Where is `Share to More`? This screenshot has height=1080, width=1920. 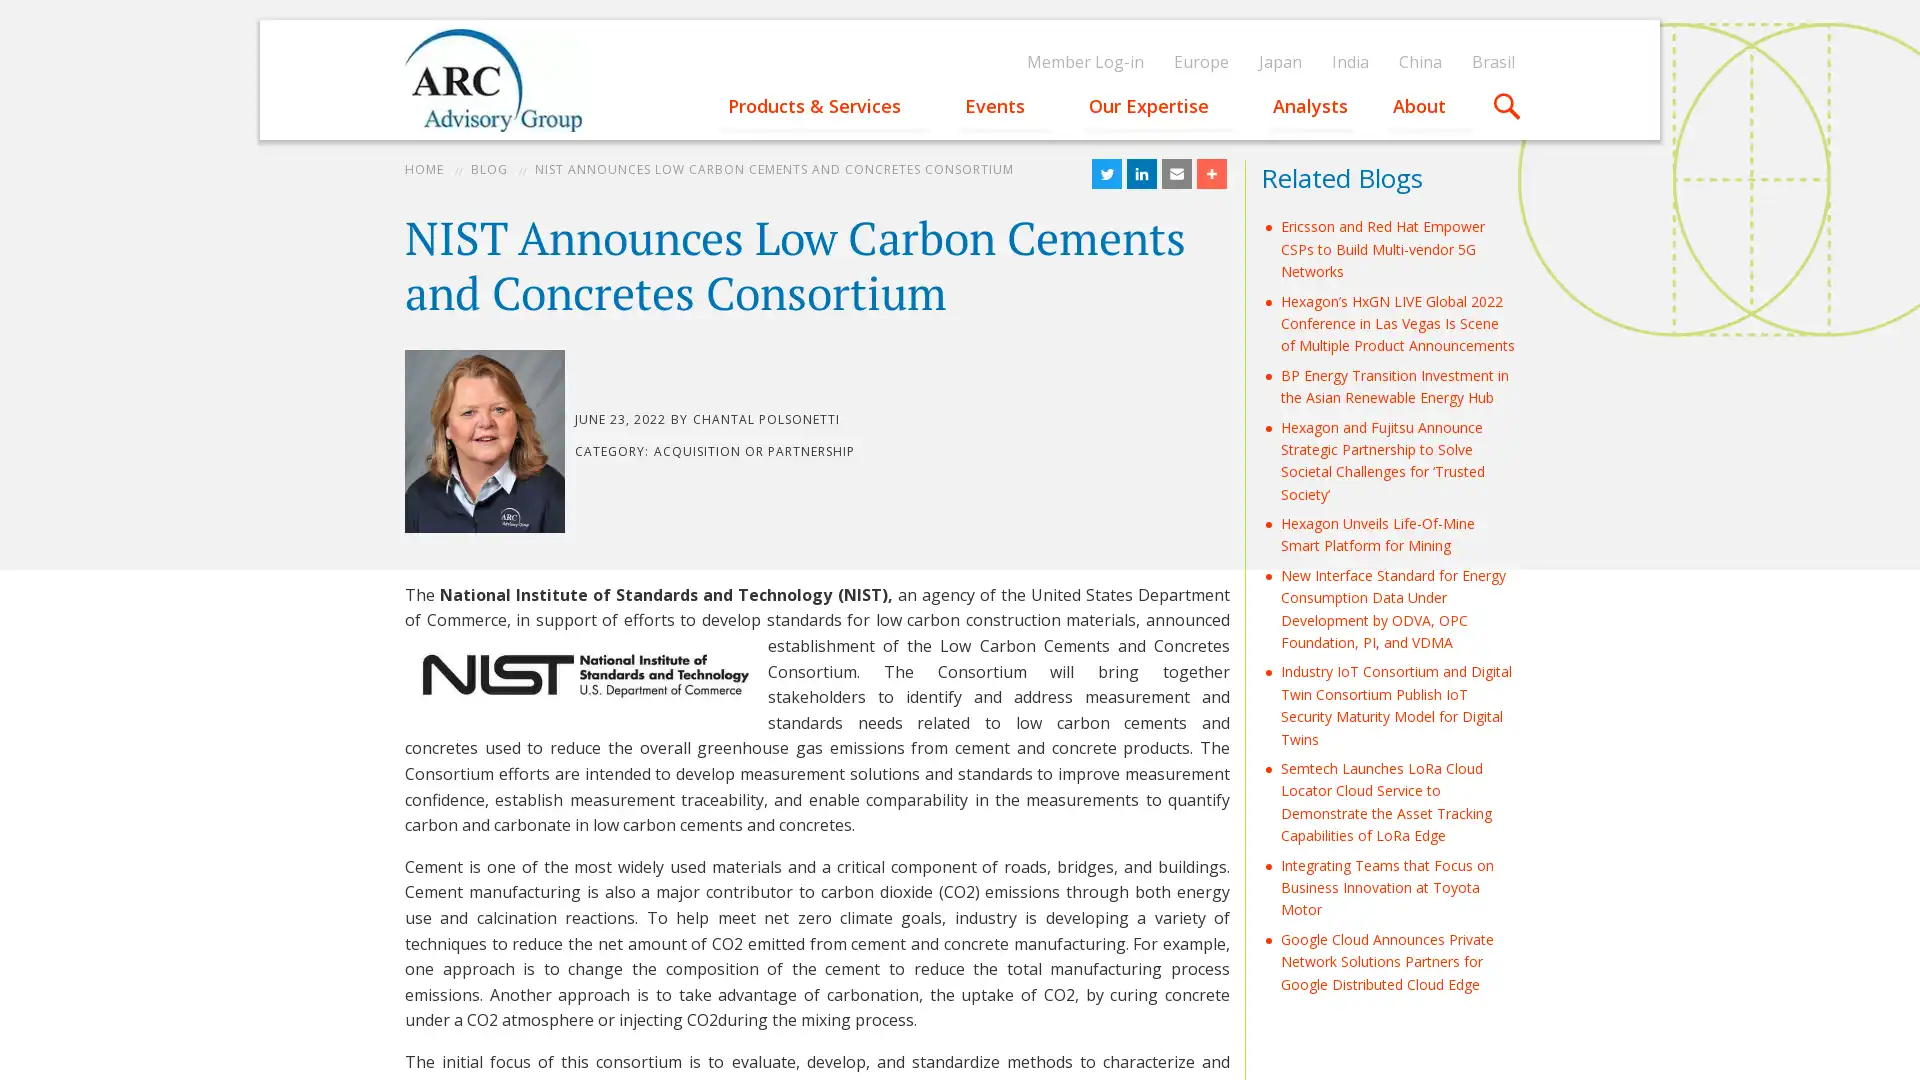 Share to More is located at coordinates (1212, 172).